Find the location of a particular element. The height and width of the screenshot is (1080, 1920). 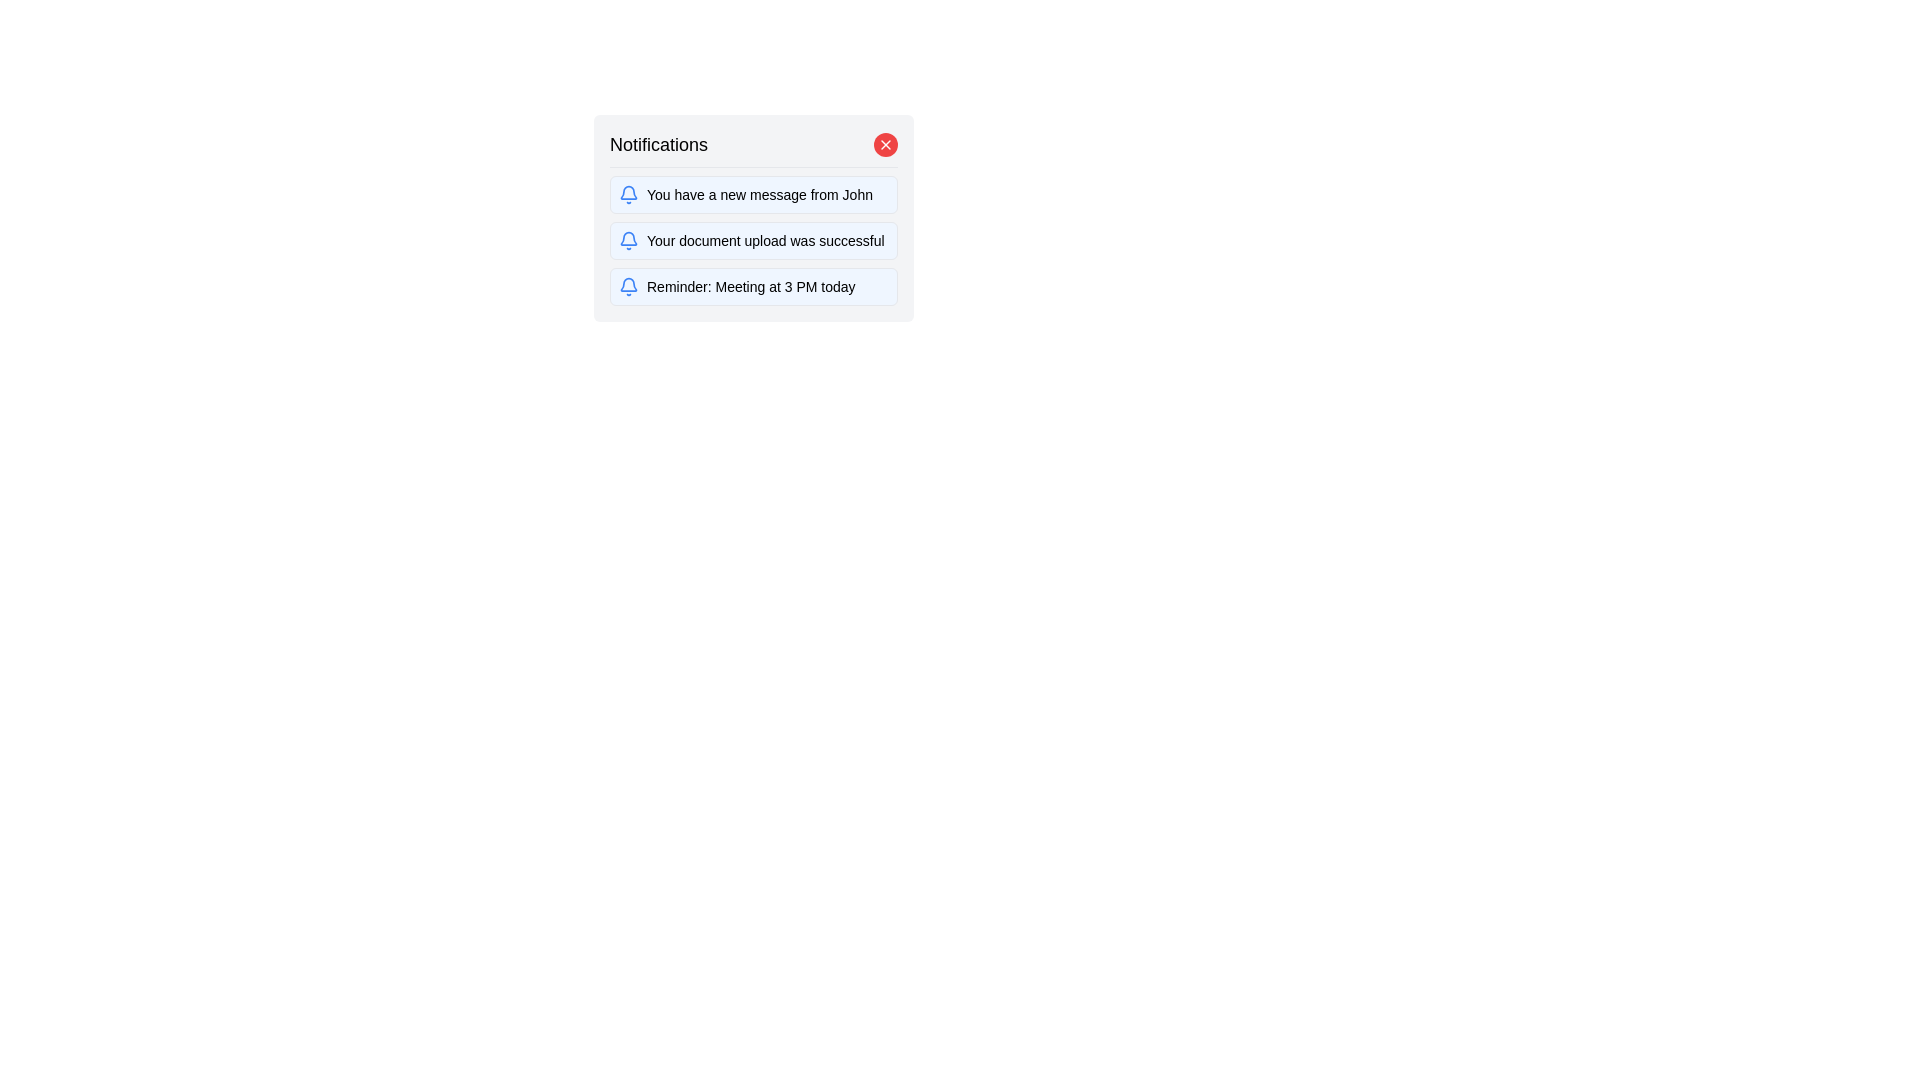

the blue notification bell icon located on the left side of the notification banner that contains the text 'Reminder: Meeting at 3 PM today.' is located at coordinates (627, 286).